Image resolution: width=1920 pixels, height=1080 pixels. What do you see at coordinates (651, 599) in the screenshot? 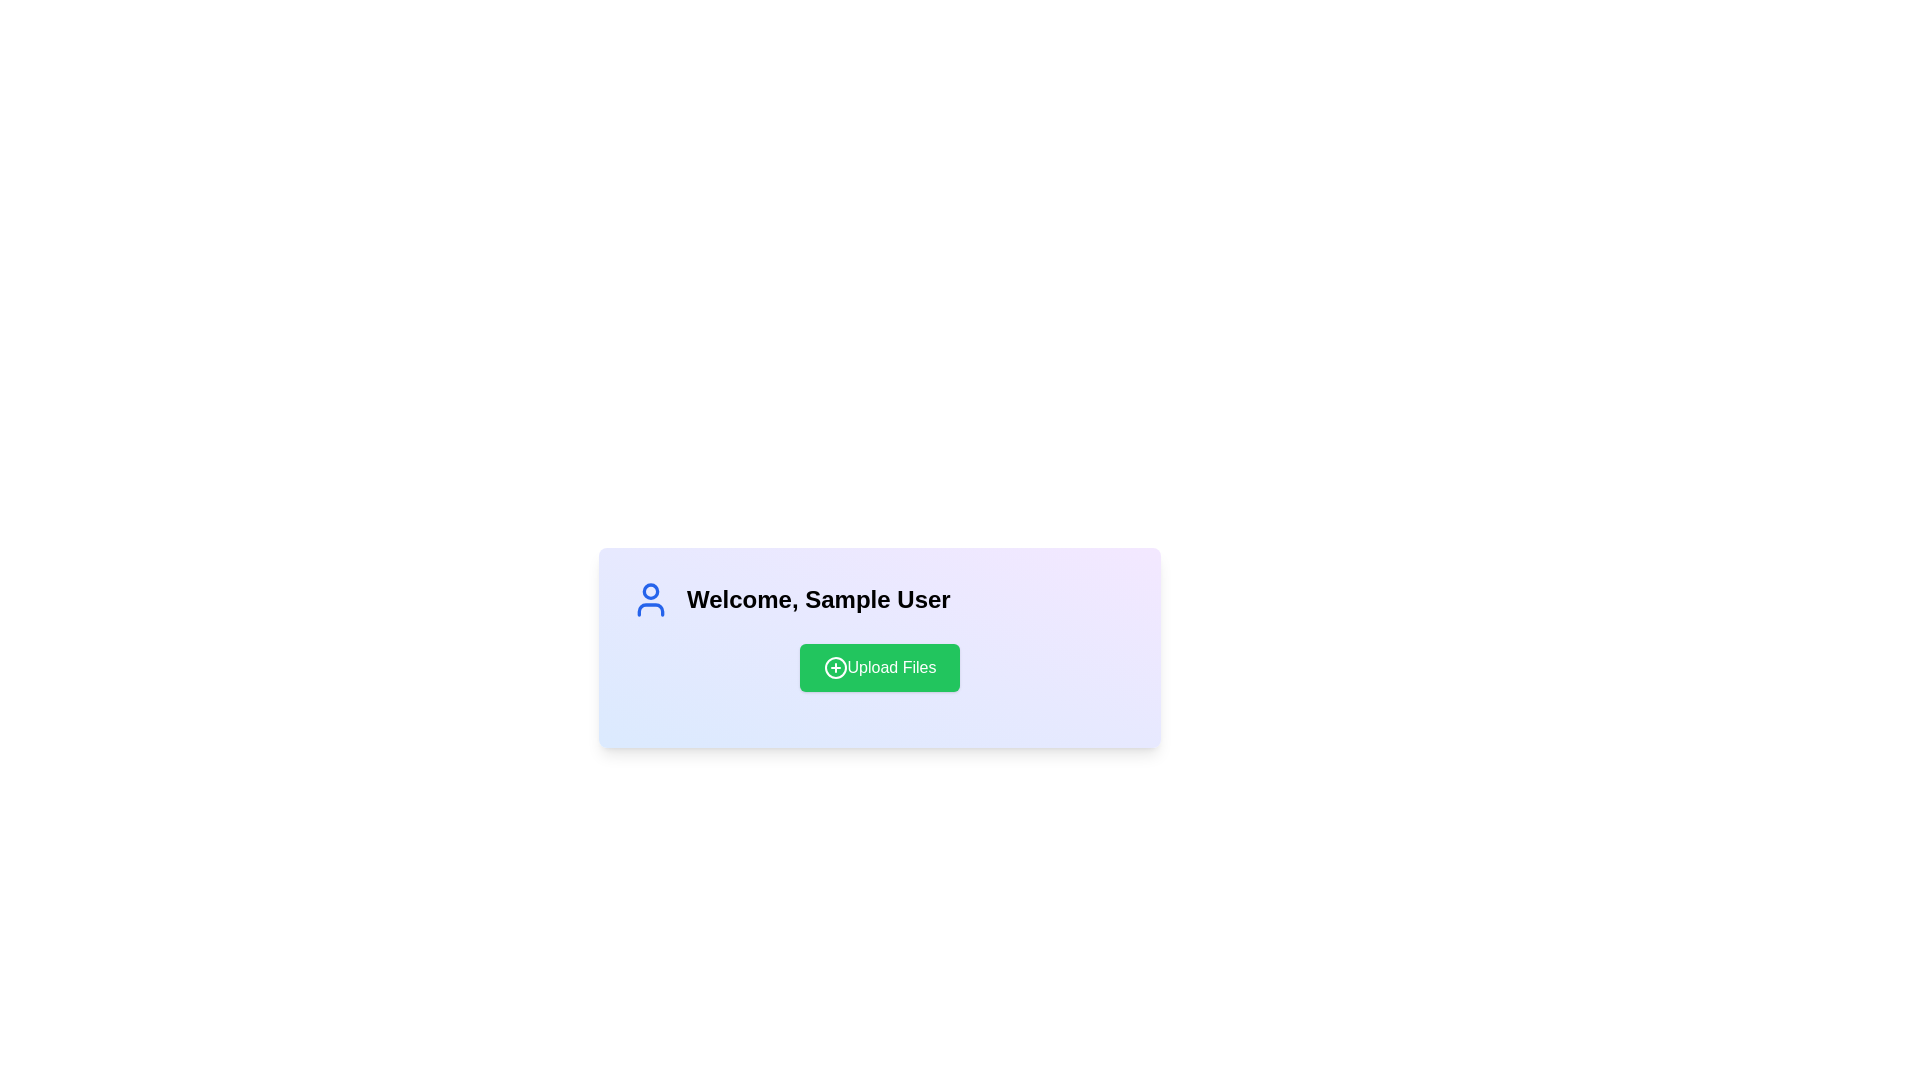
I see `the SVG graphic icon representing user-related content, located to the left of the welcome text 'Welcome, Sample User'` at bounding box center [651, 599].